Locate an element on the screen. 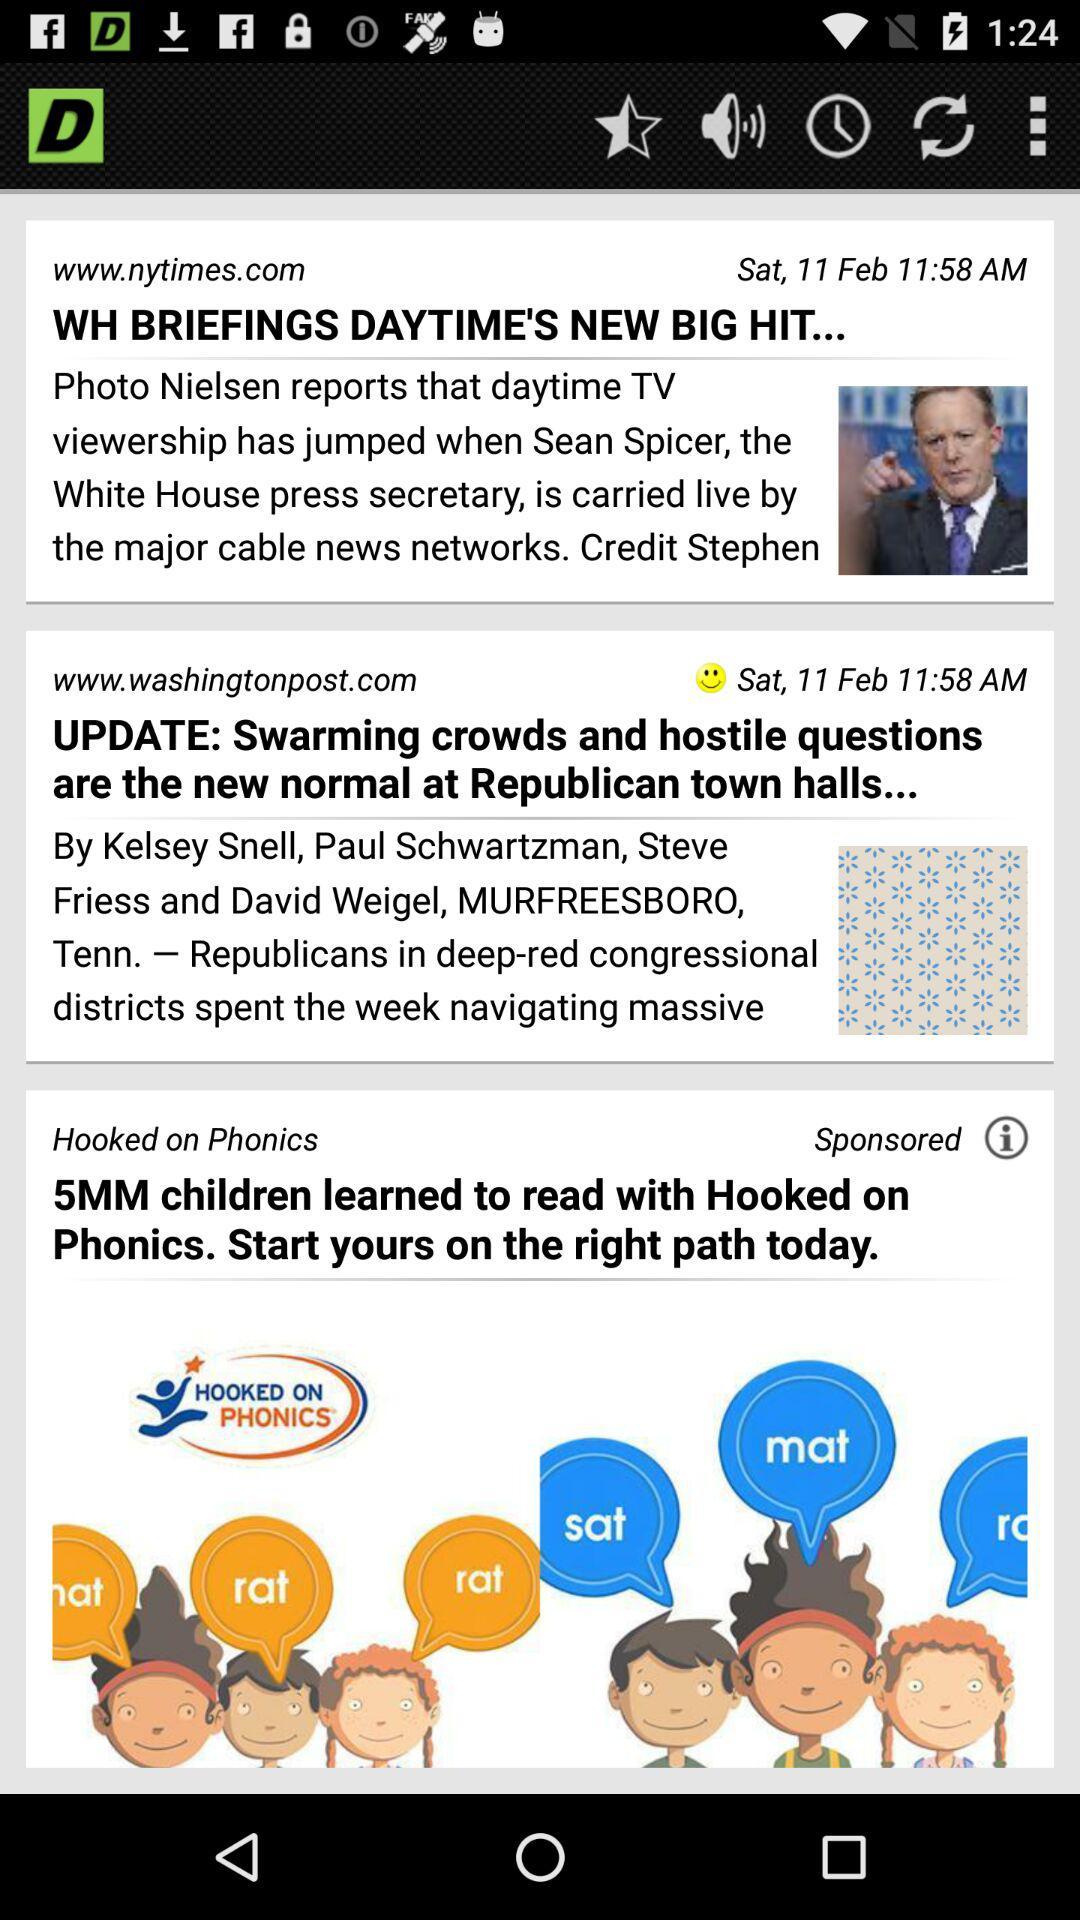  the wh briefings daytime icon is located at coordinates (540, 323).